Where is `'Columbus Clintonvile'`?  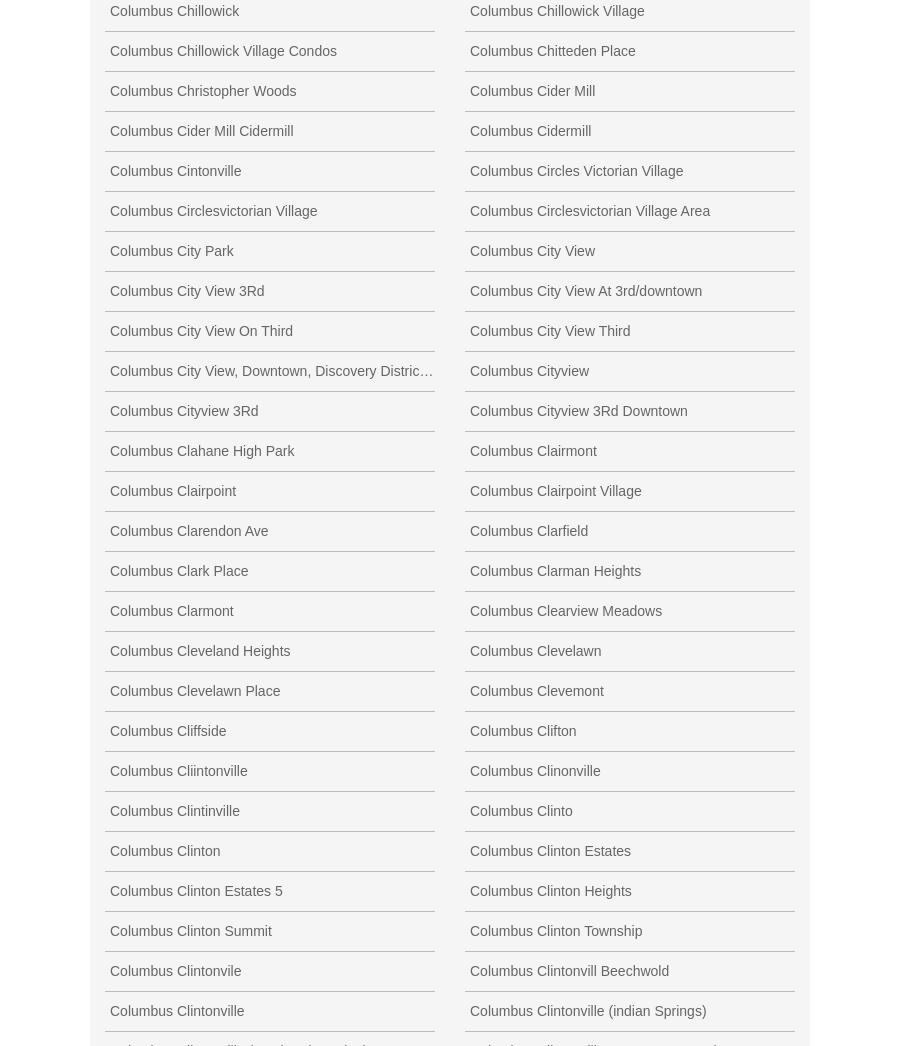 'Columbus Clintonvile' is located at coordinates (175, 968).